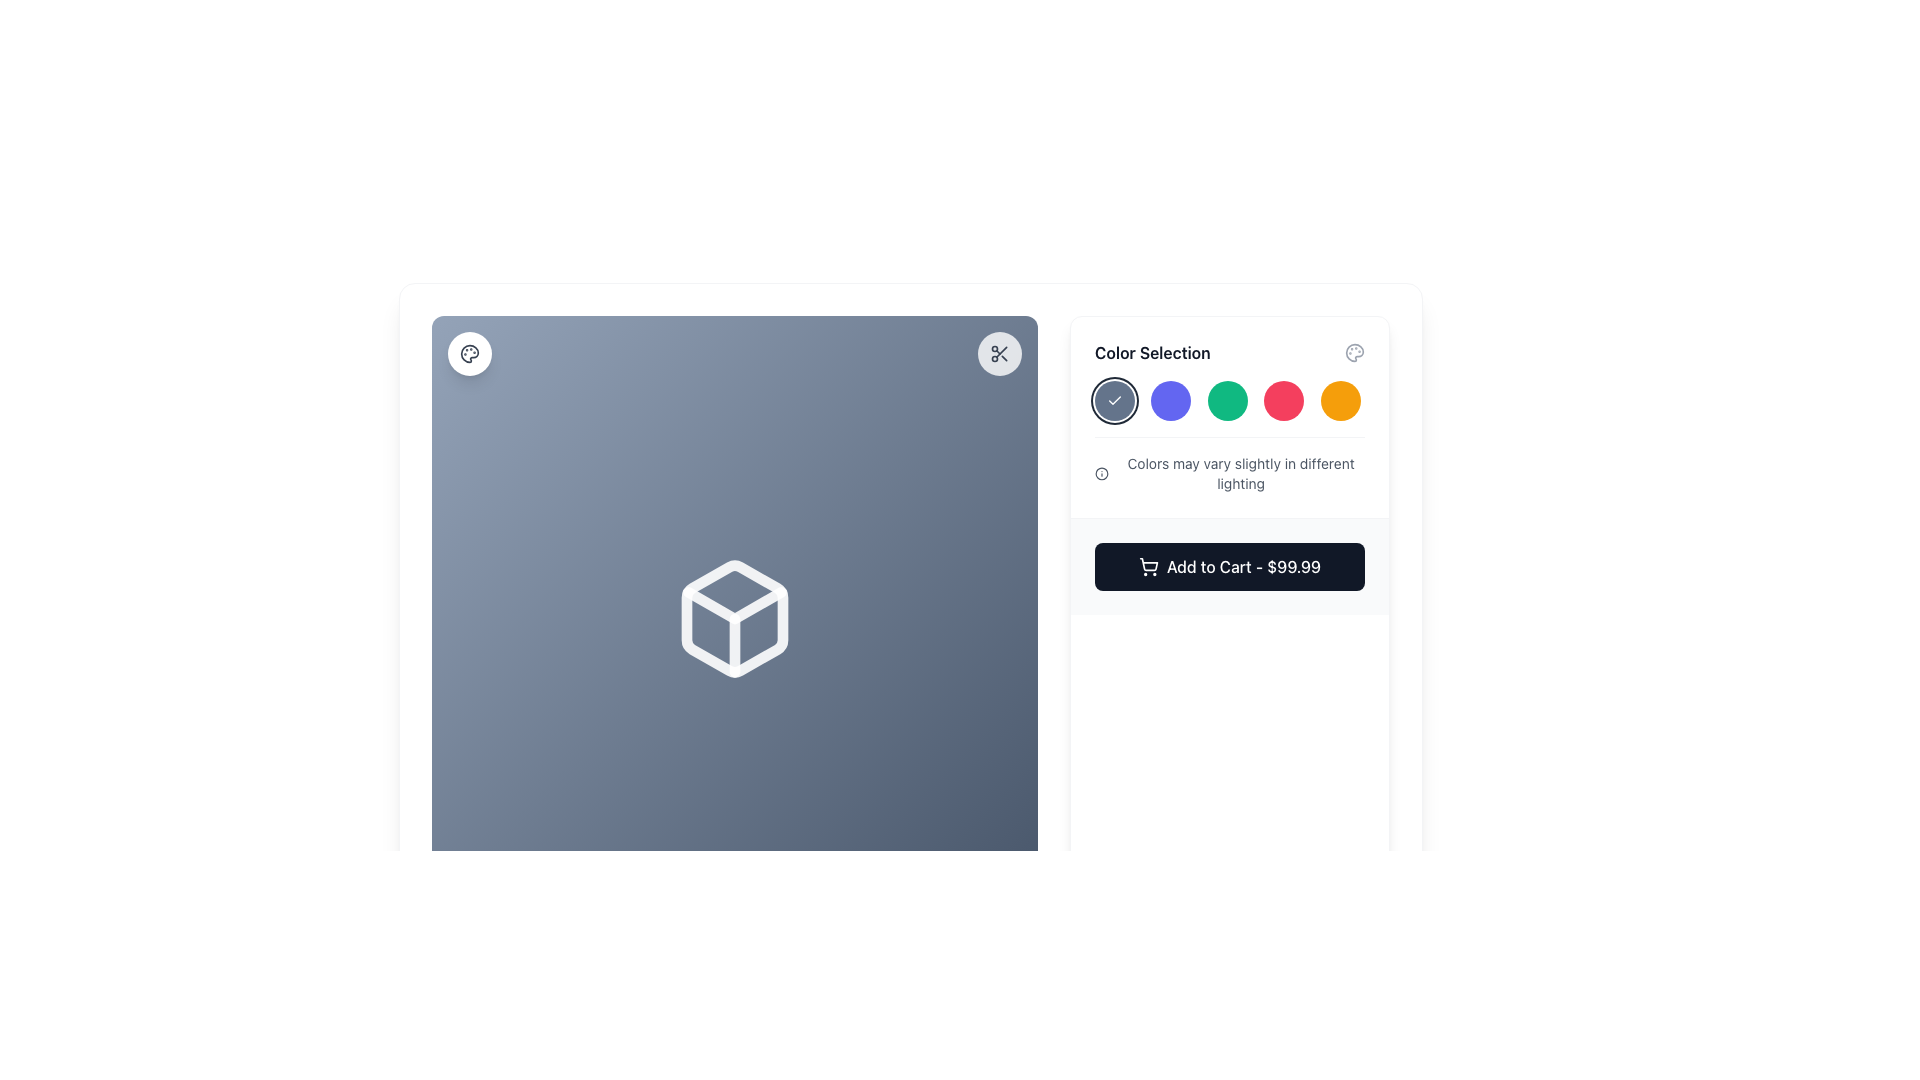 This screenshot has height=1080, width=1920. What do you see at coordinates (1284, 401) in the screenshot?
I see `the red color icon in the color selection palette, which is the fourth icon in a horizontal set of five, positioned between the emerald green and amber yellow icons` at bounding box center [1284, 401].